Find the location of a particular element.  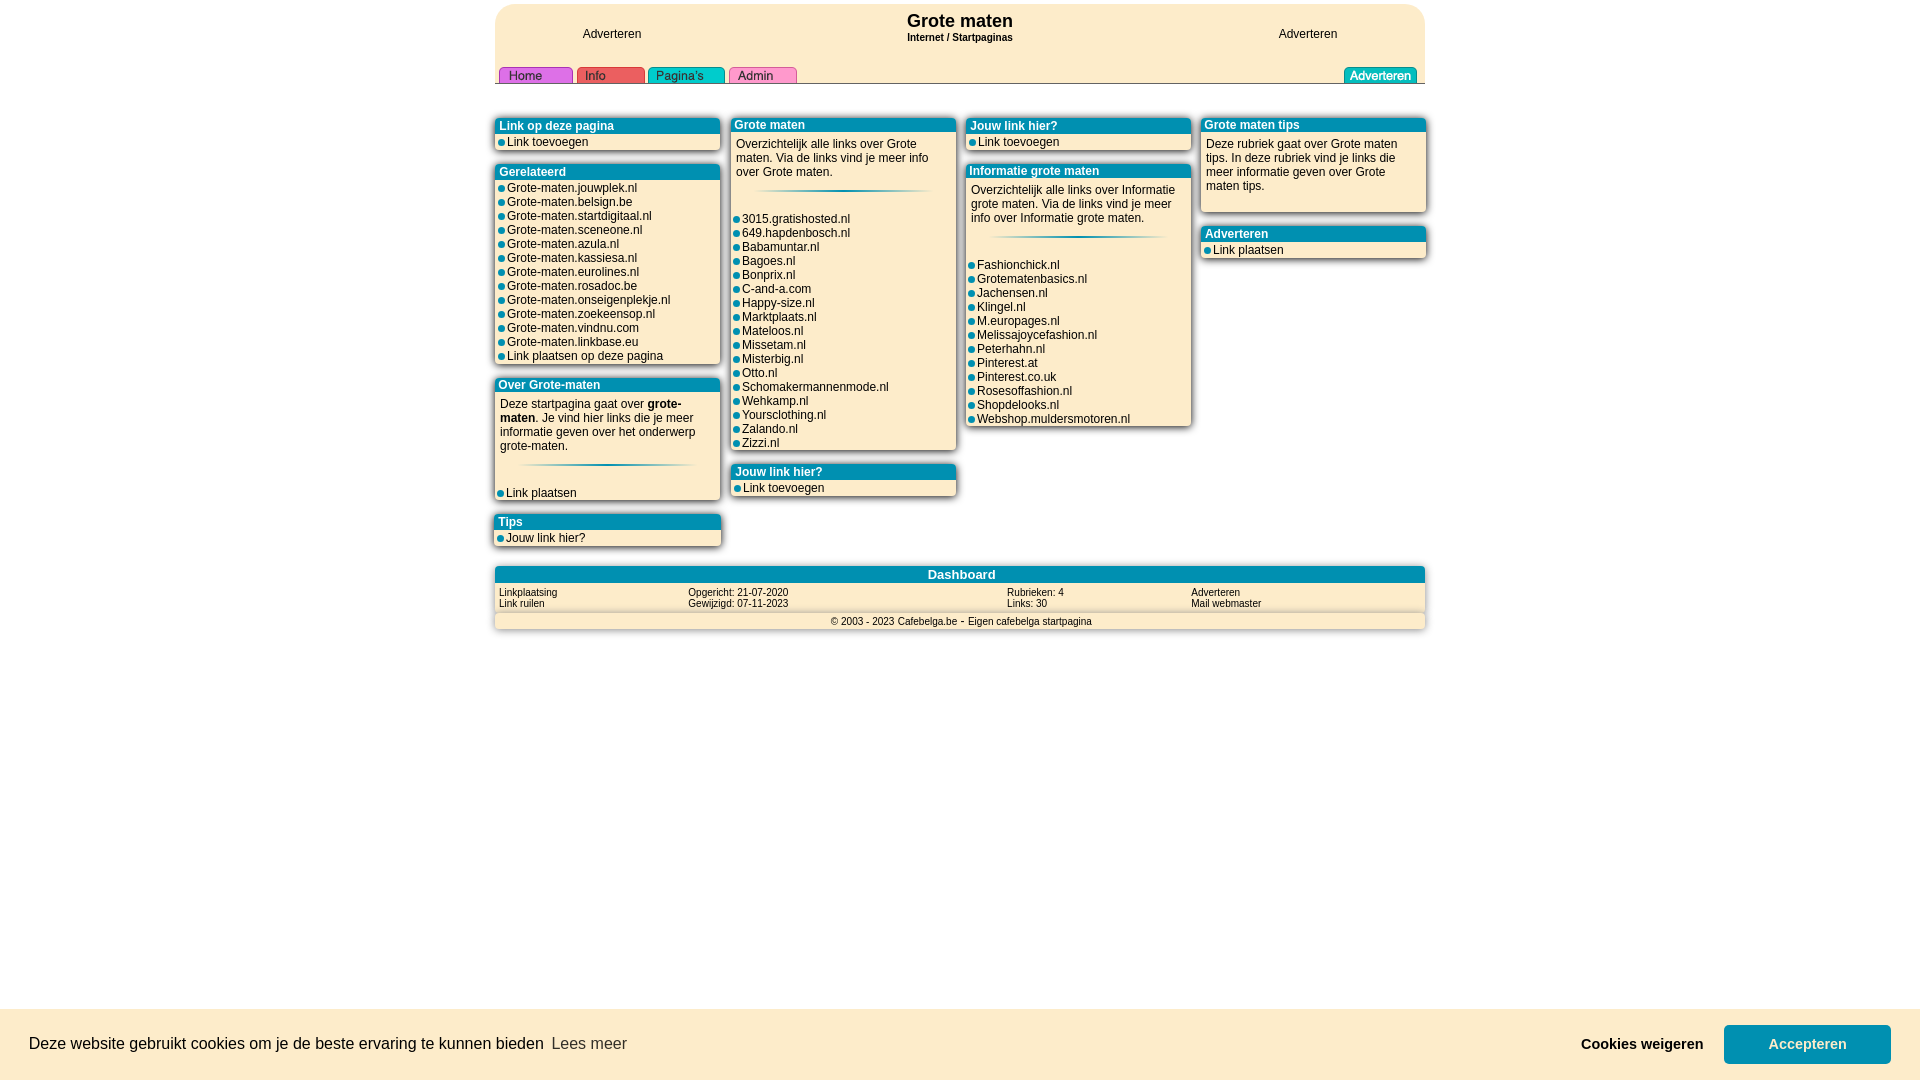

'Adverteren' is located at coordinates (1308, 34).